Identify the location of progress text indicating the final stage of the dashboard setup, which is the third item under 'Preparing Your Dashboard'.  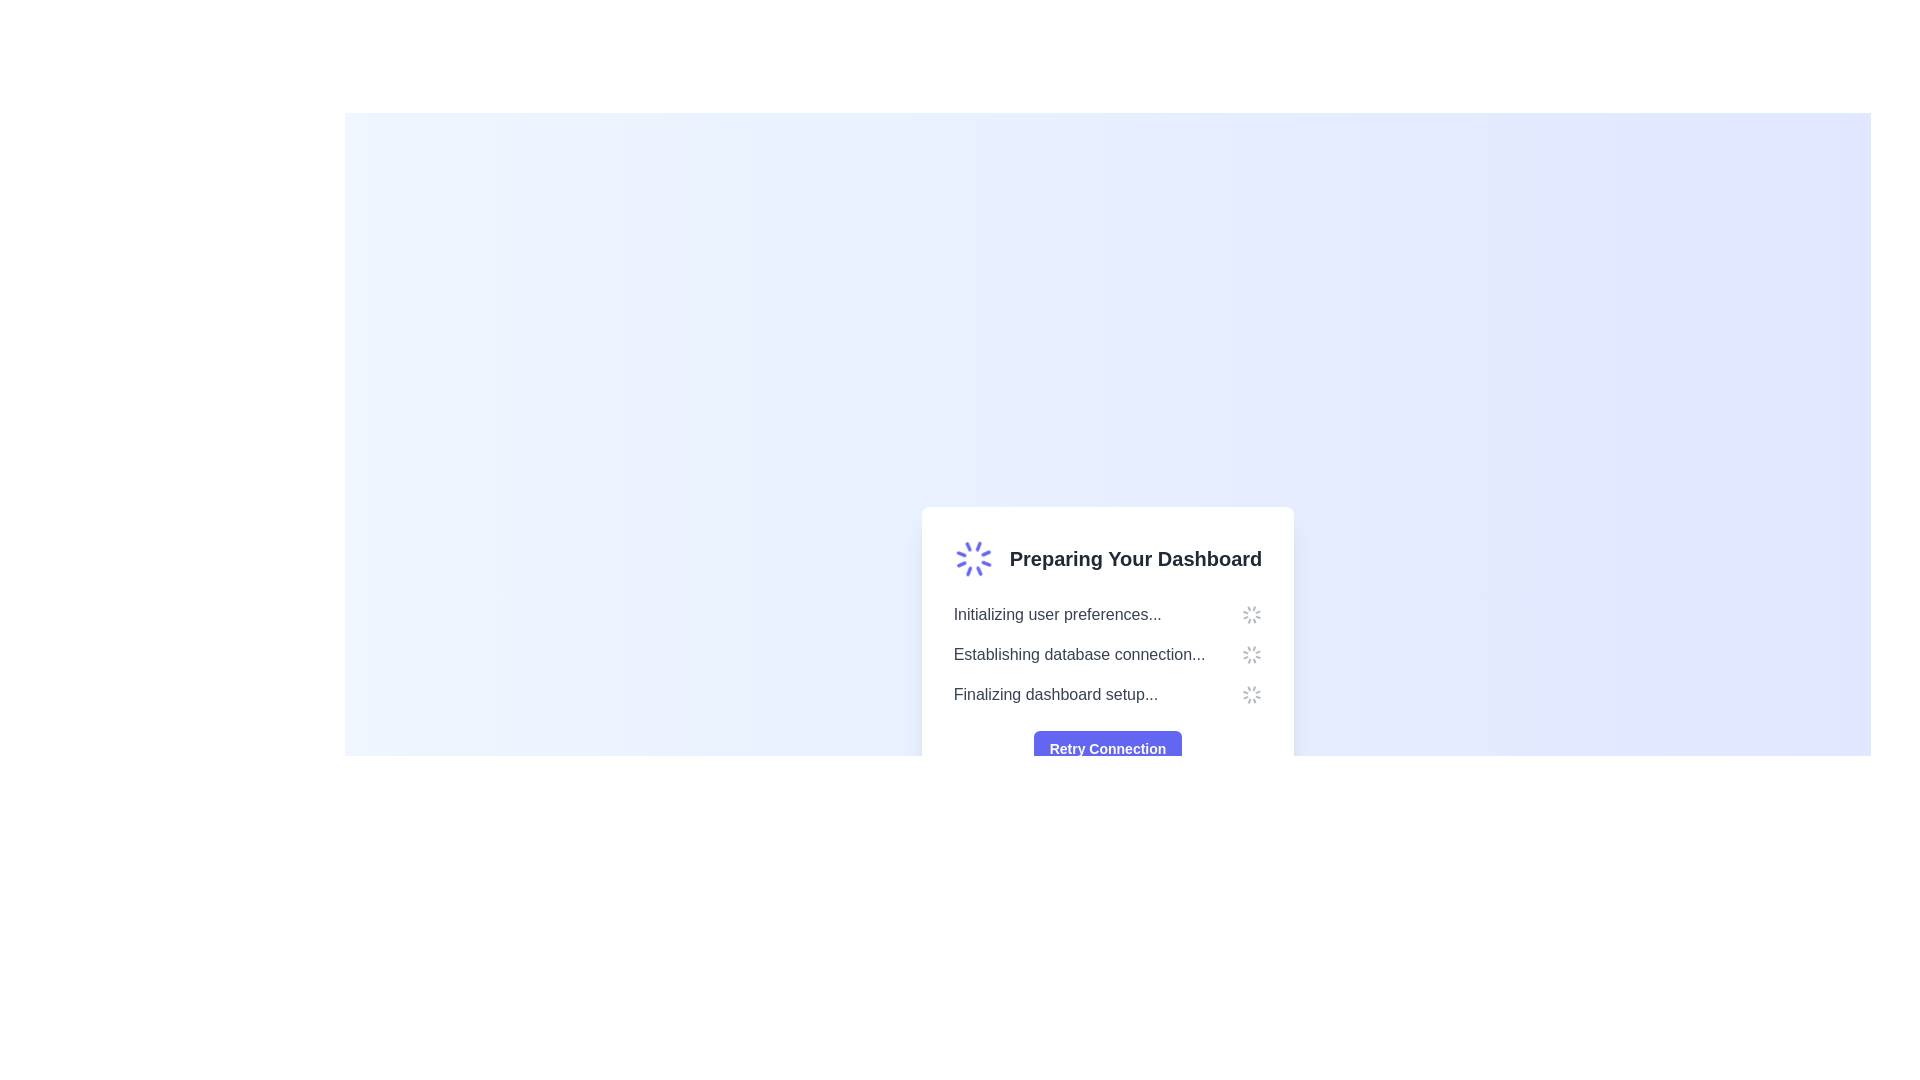
(1107, 693).